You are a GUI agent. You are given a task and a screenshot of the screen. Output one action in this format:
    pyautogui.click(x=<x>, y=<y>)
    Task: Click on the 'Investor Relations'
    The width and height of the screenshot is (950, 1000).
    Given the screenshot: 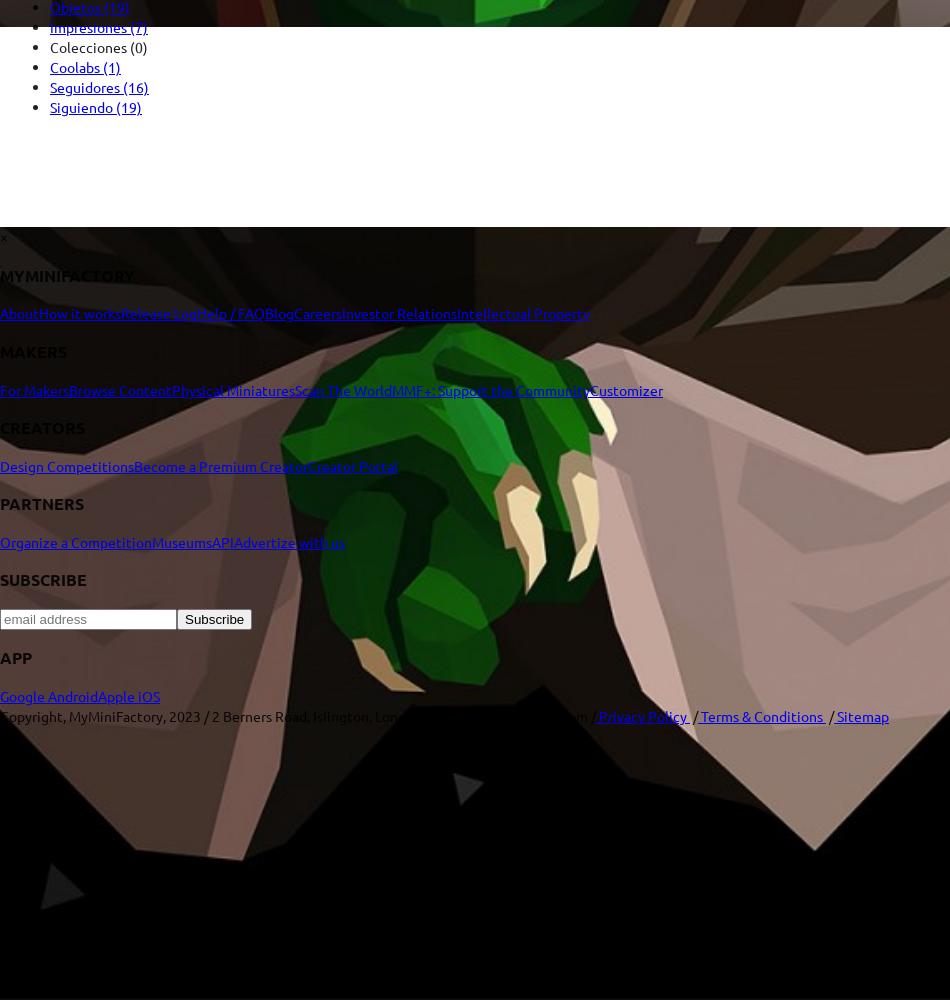 What is the action you would take?
    pyautogui.click(x=398, y=312)
    